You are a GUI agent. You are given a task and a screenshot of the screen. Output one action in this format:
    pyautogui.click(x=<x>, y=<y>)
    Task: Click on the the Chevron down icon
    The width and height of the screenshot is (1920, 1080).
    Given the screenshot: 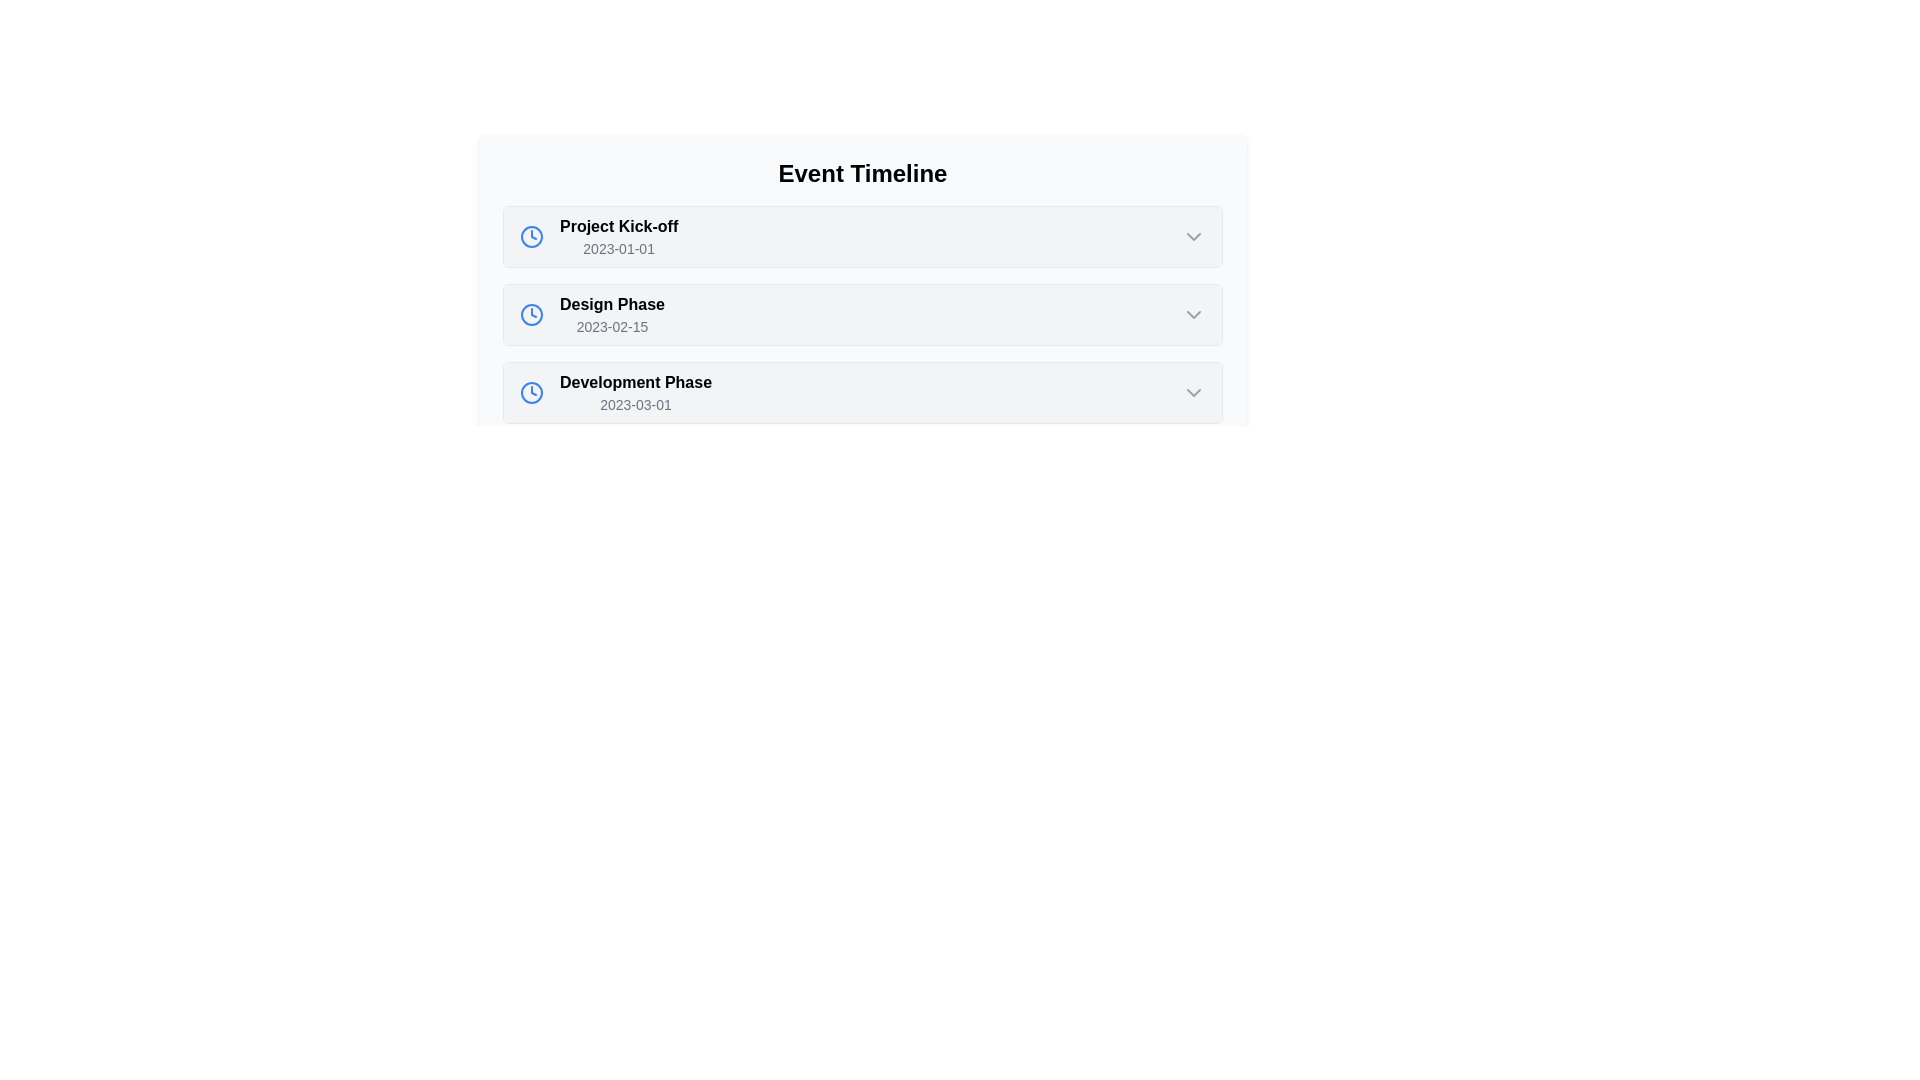 What is the action you would take?
    pyautogui.click(x=1194, y=235)
    